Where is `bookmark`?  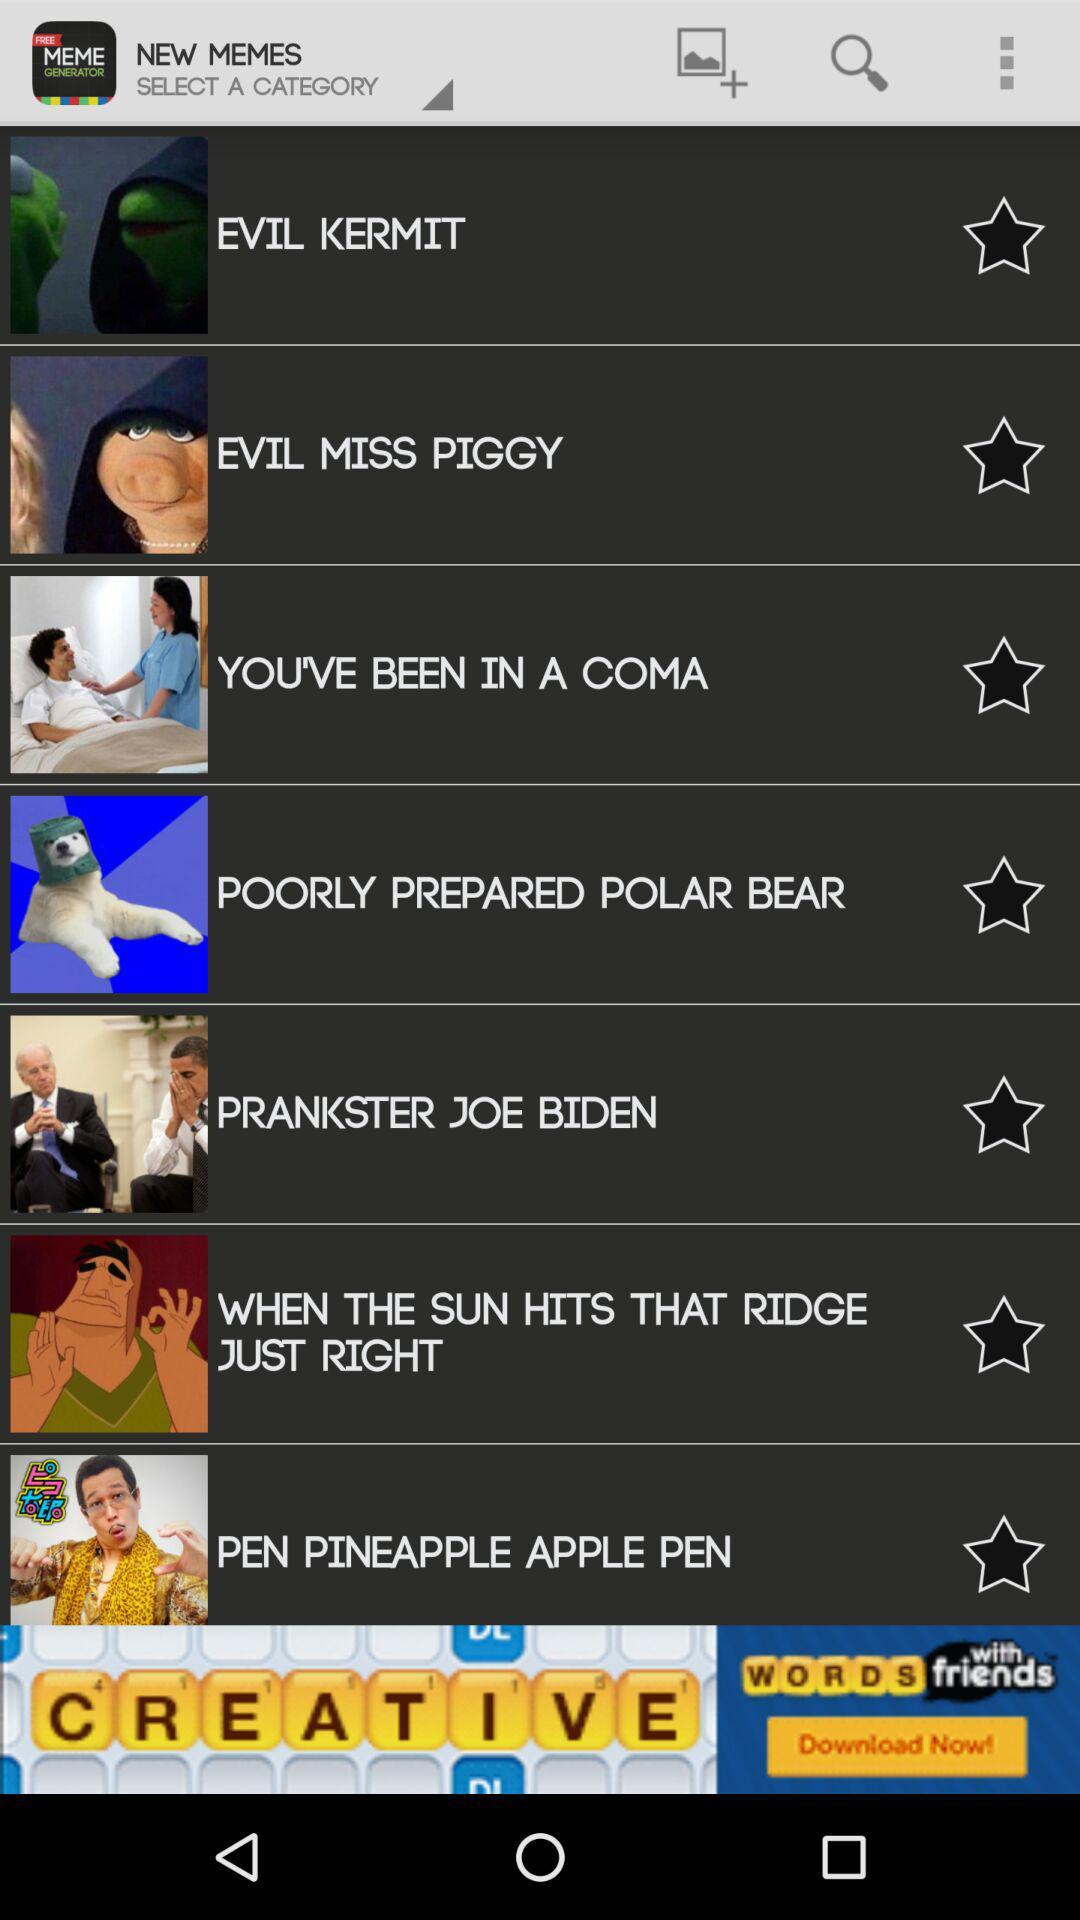
bookmark is located at coordinates (1003, 893).